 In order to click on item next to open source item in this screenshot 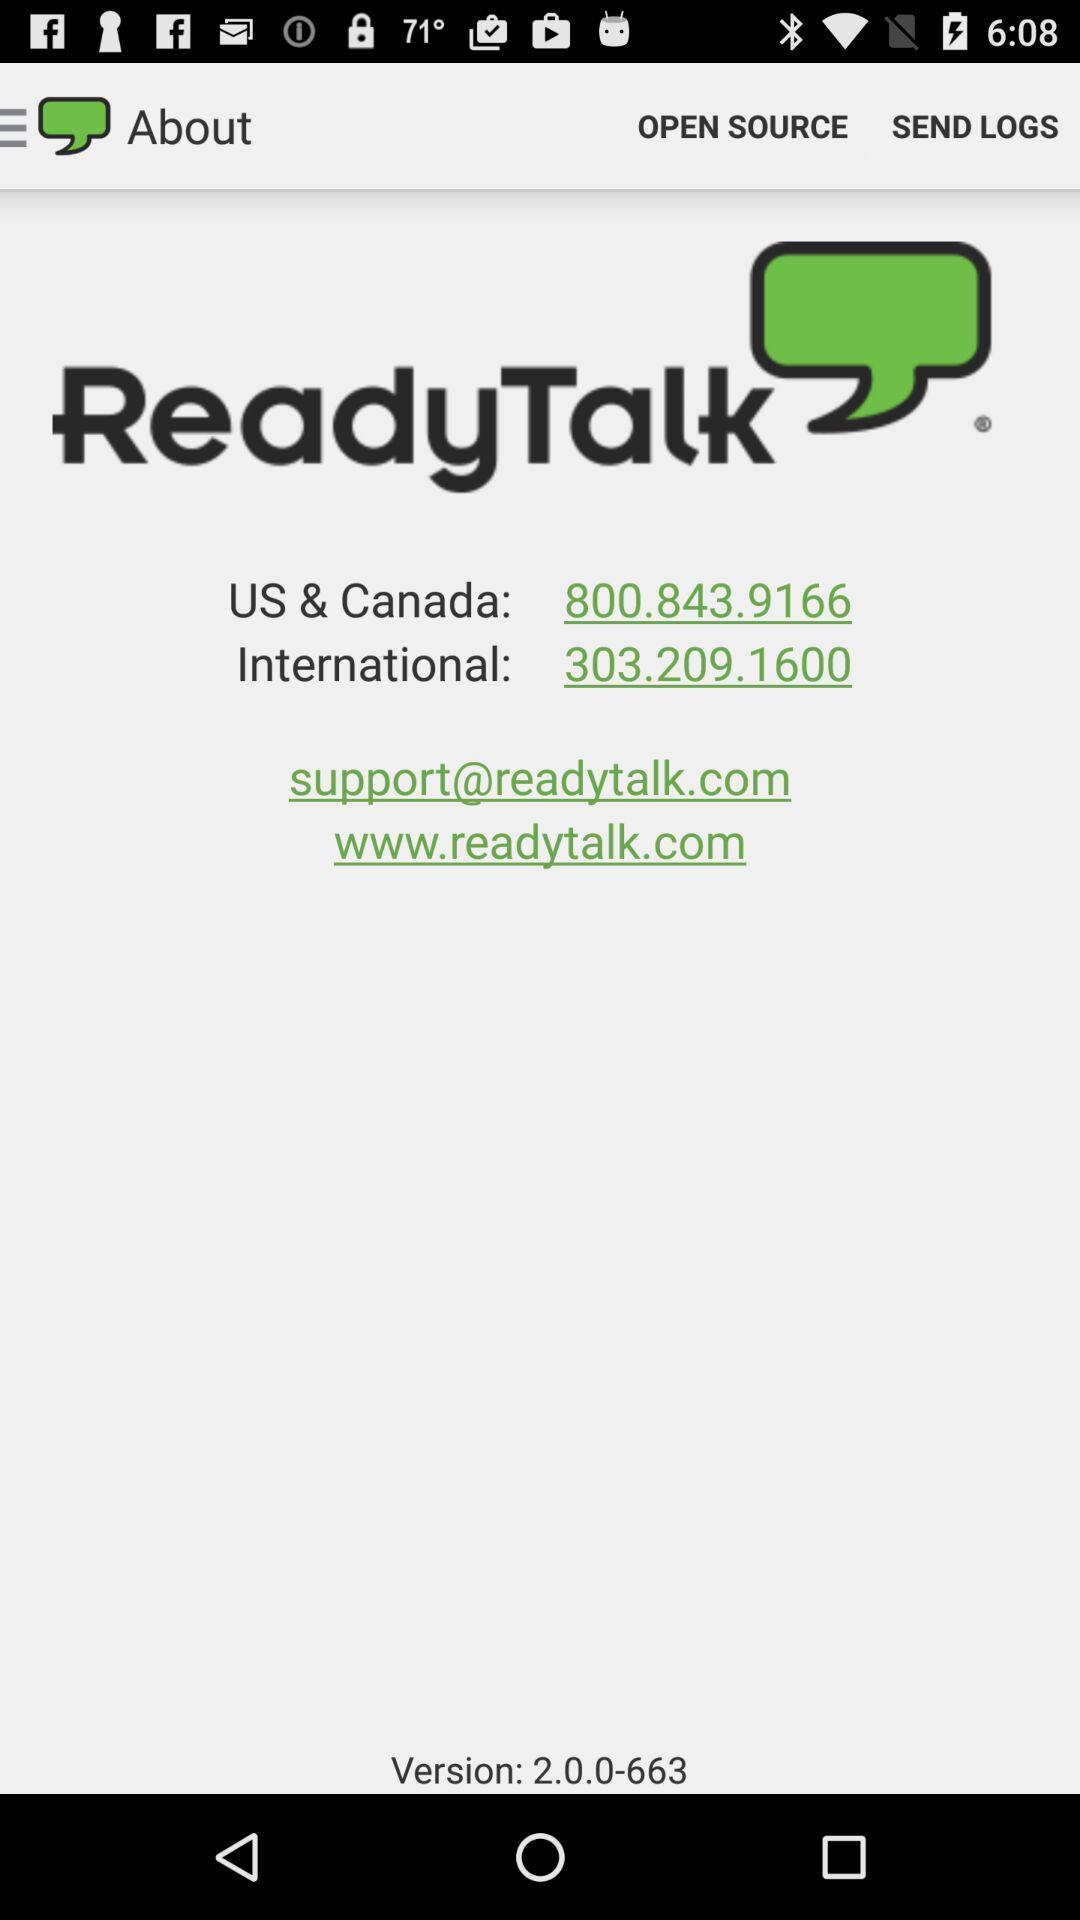, I will do `click(974, 124)`.